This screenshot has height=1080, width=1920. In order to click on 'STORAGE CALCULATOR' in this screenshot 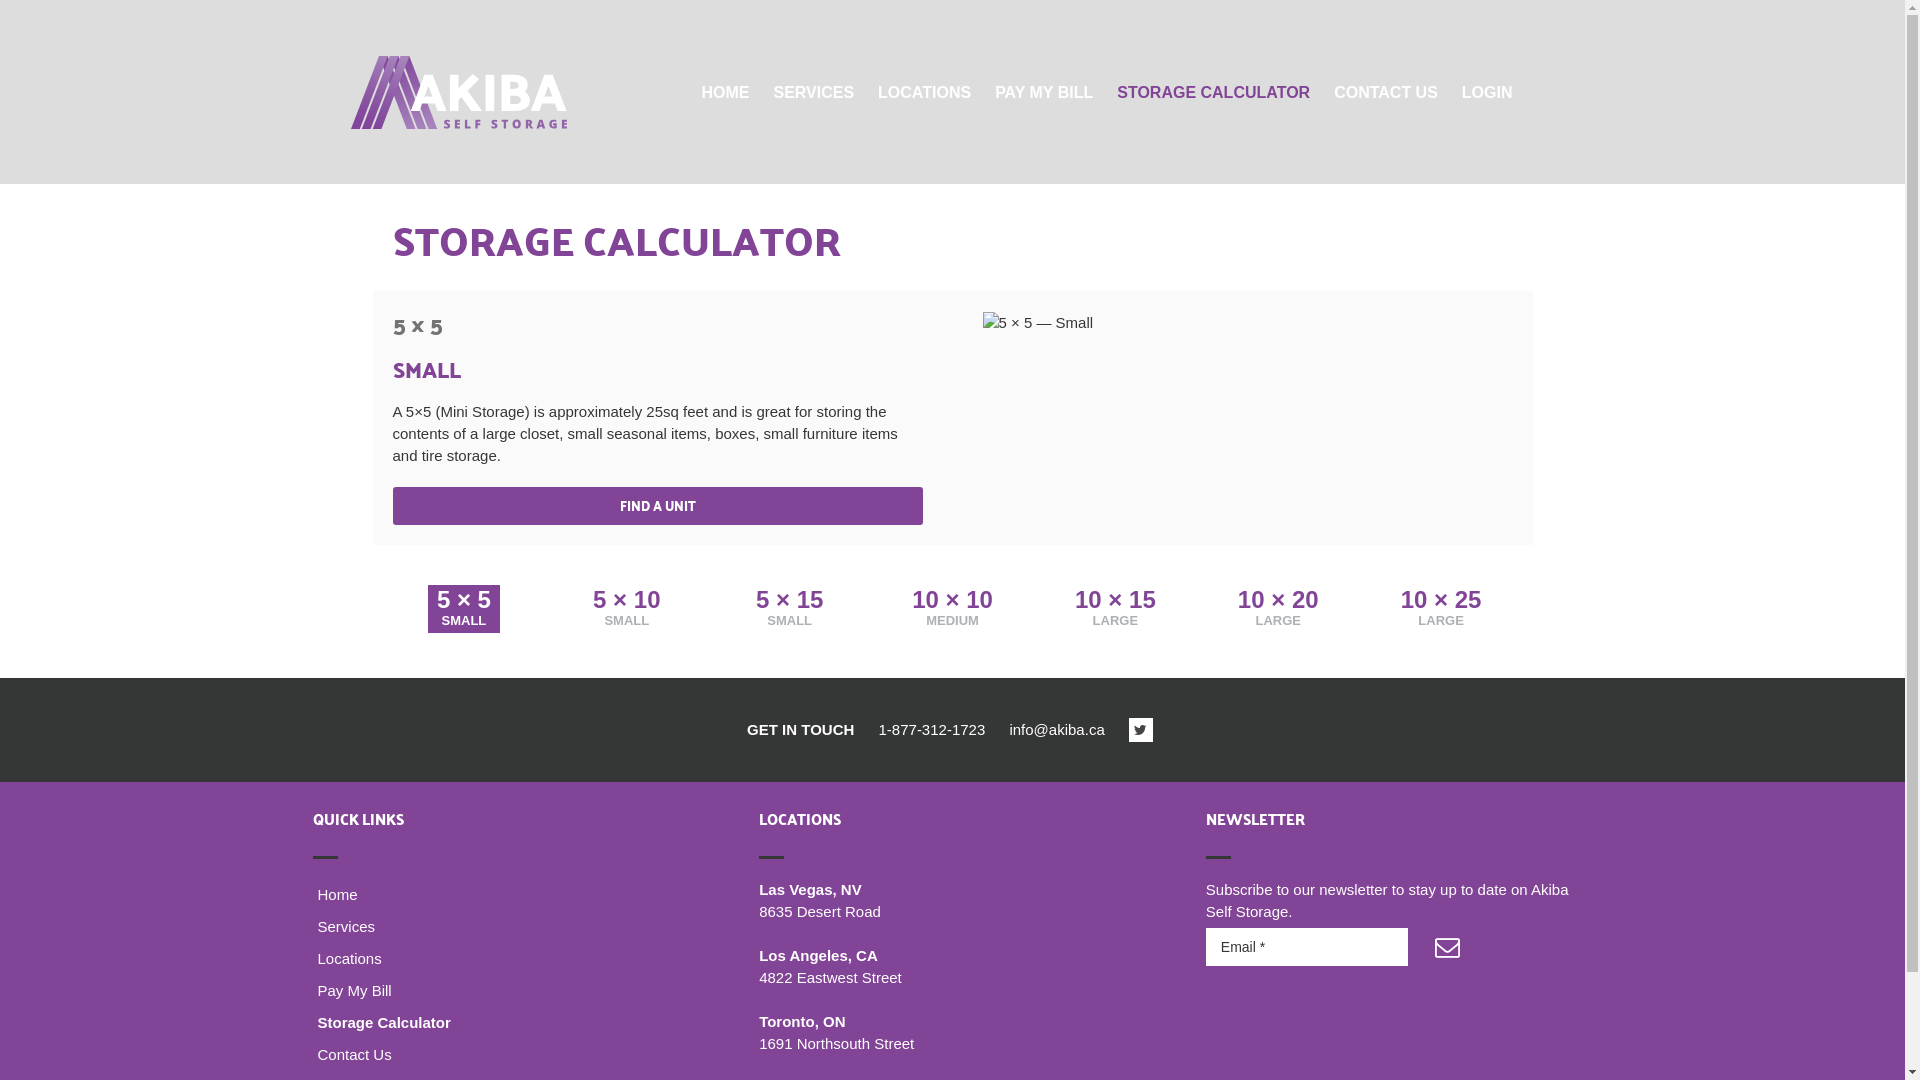, I will do `click(1212, 92)`.